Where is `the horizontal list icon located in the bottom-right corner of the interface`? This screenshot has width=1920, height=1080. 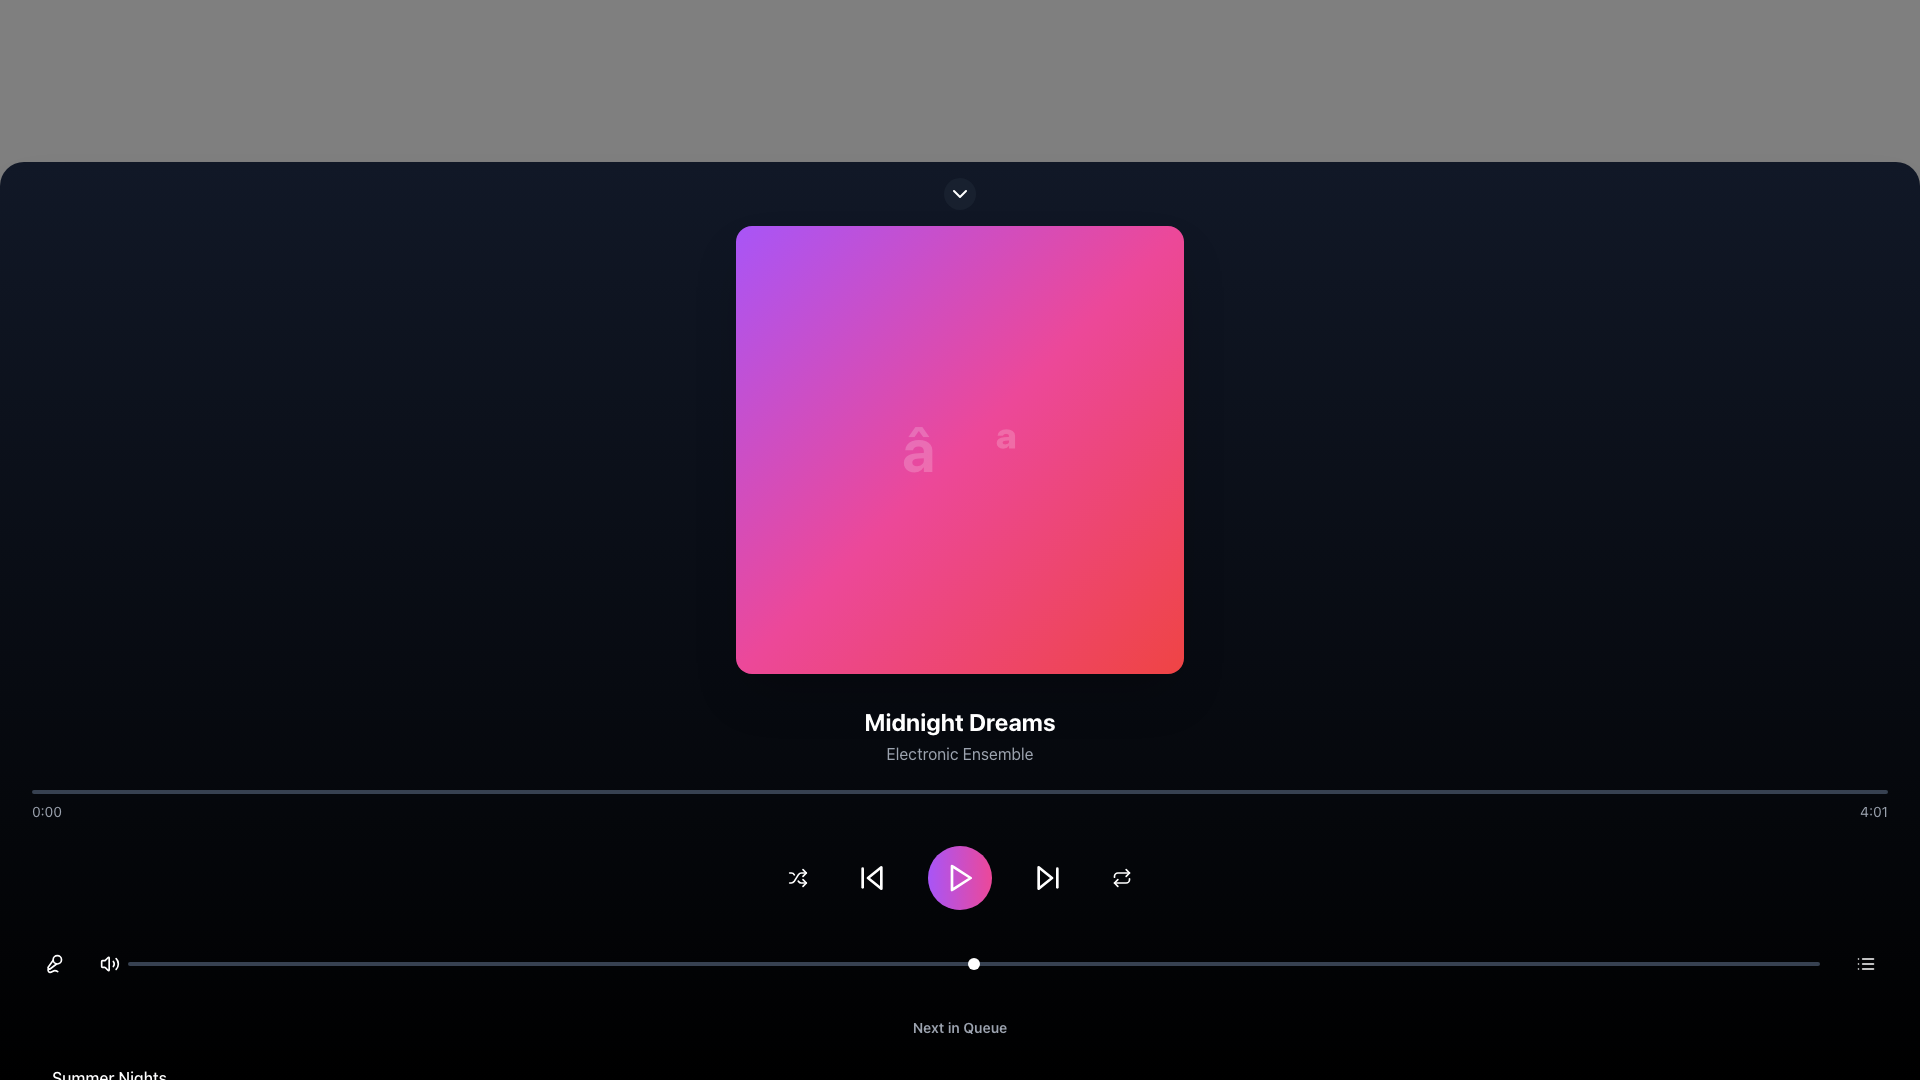
the horizontal list icon located in the bottom-right corner of the interface is located at coordinates (1865, 963).